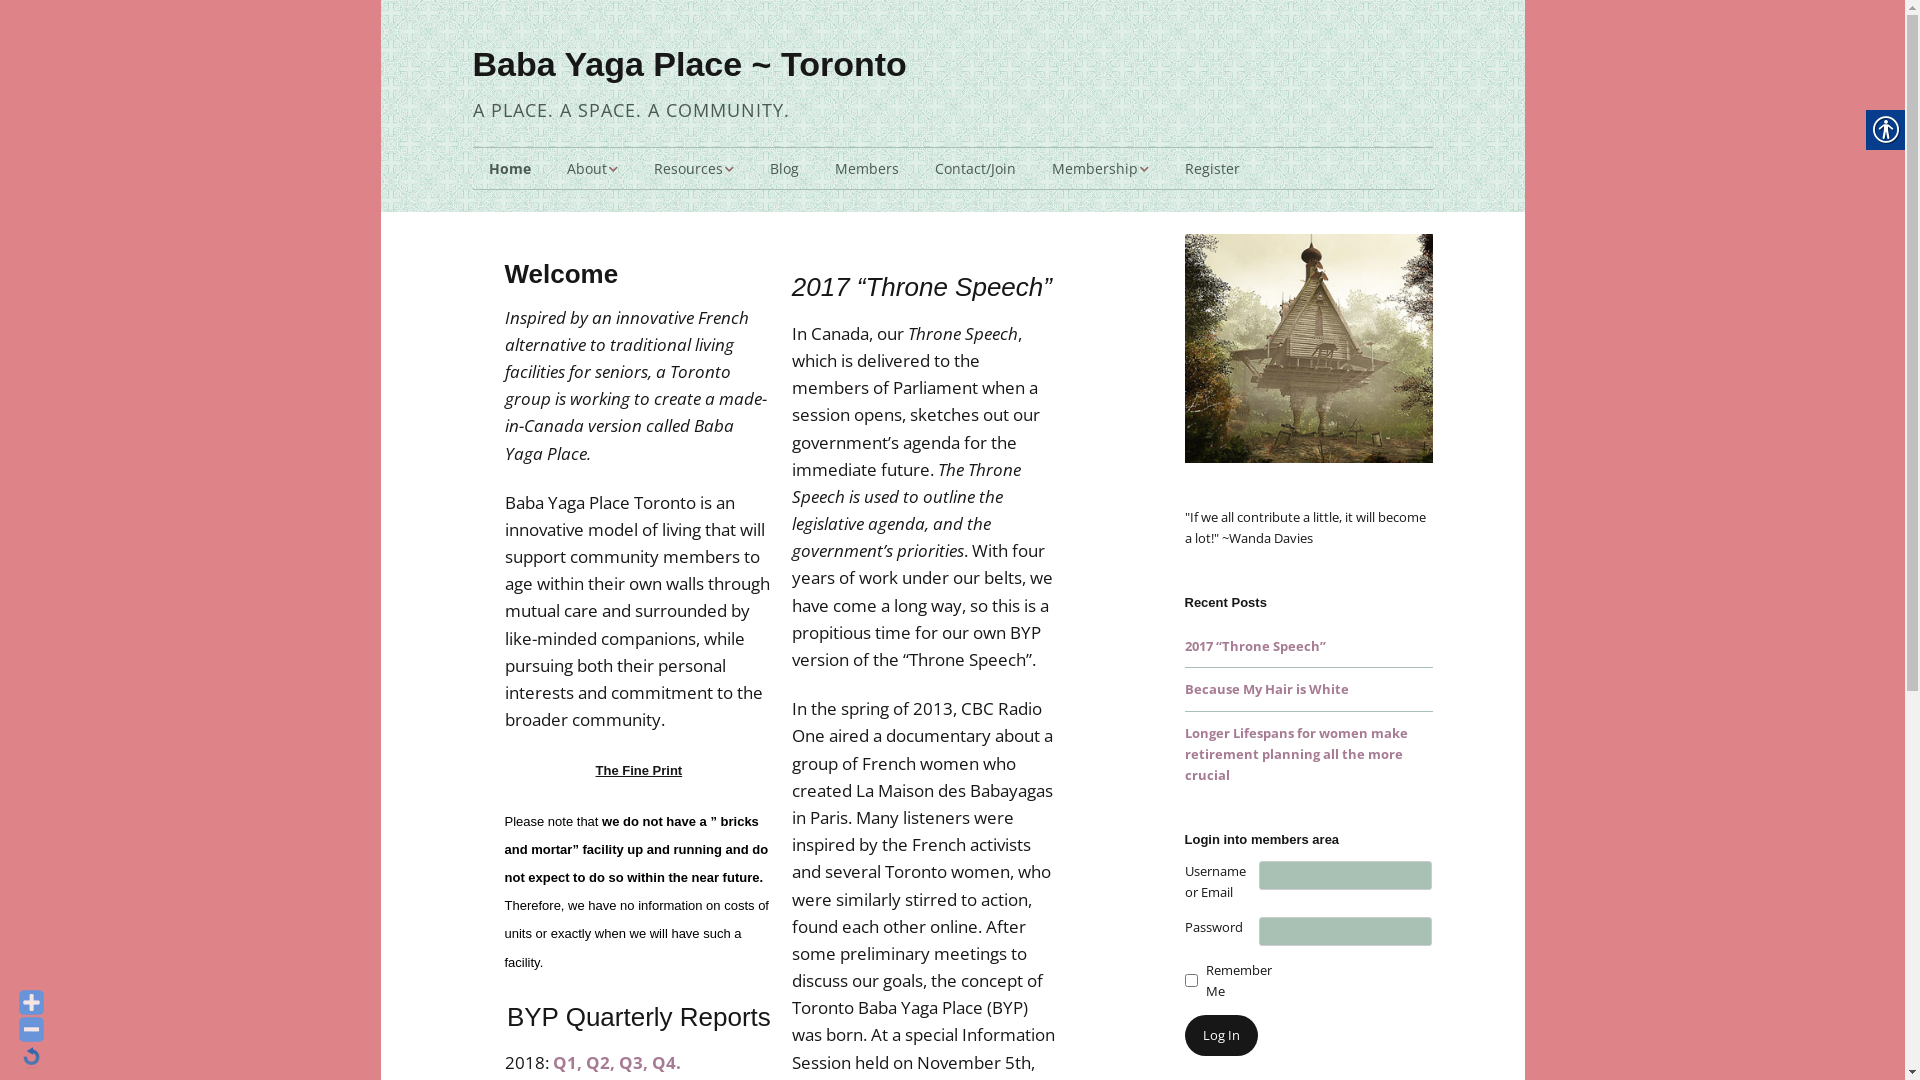 Image resolution: width=1920 pixels, height=1080 pixels. I want to click on 'Q2,', so click(599, 1061).